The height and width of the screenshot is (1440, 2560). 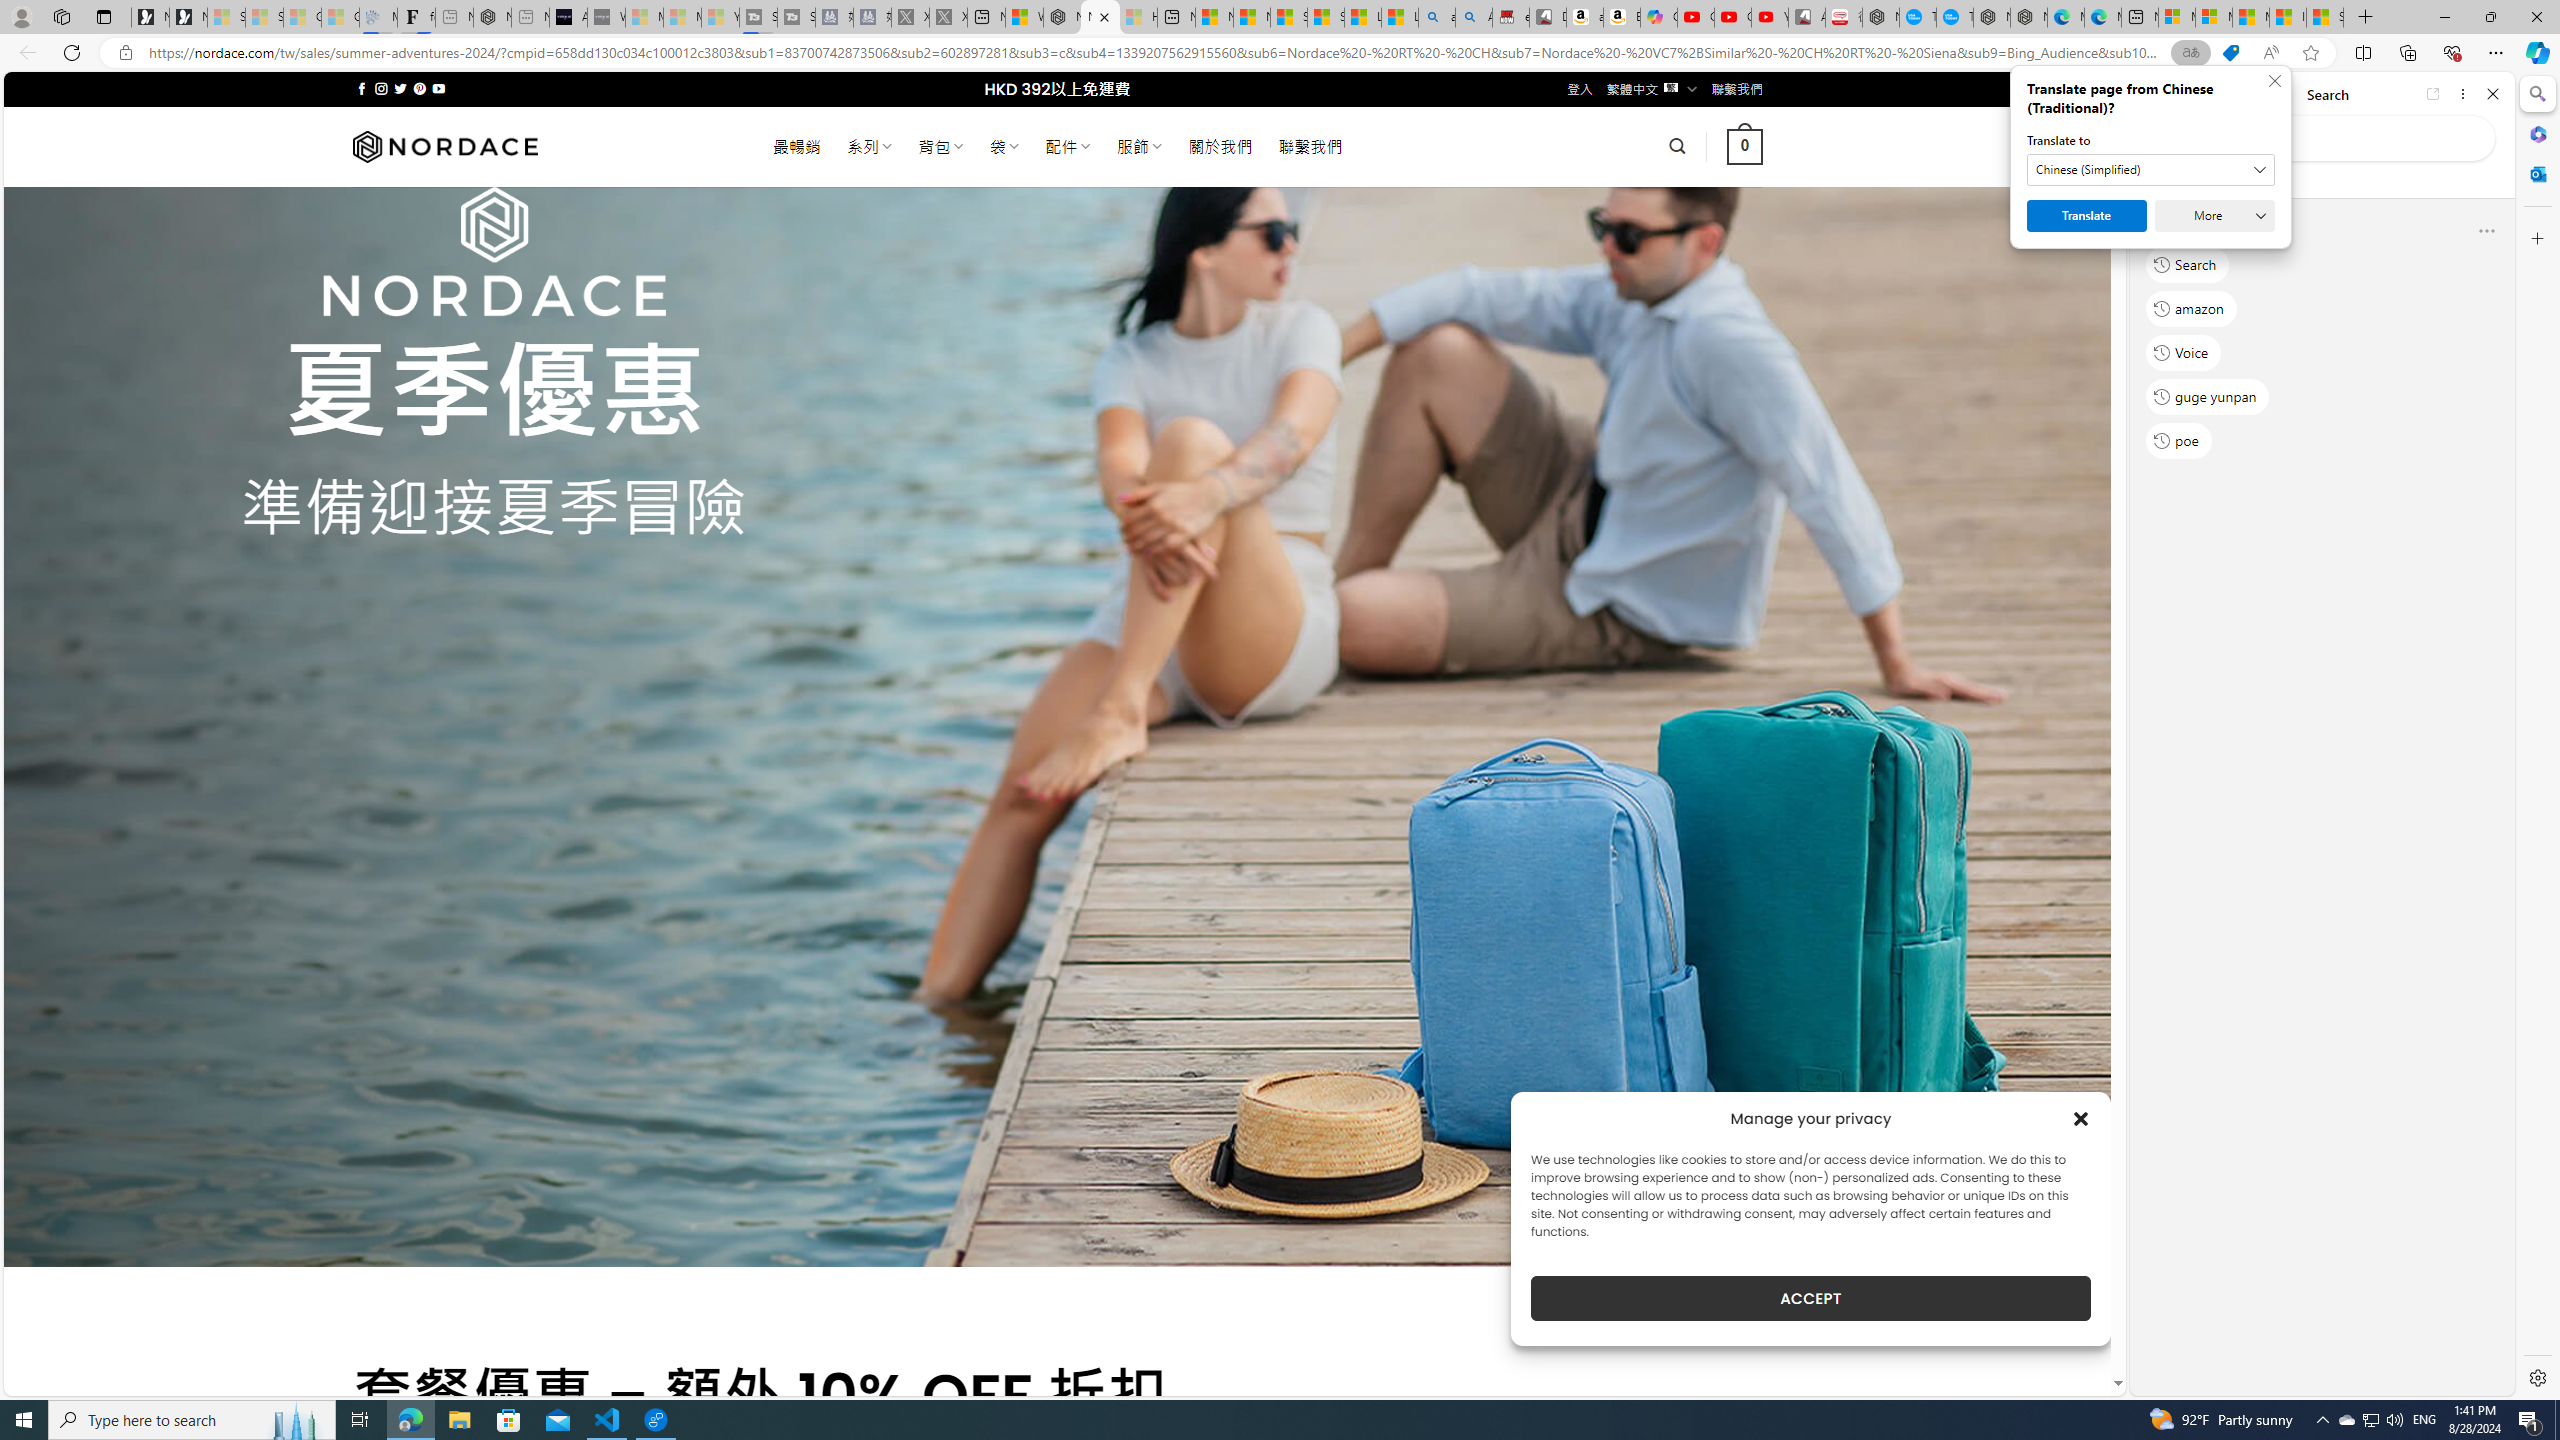 What do you see at coordinates (2537, 735) in the screenshot?
I see `'Side bar'` at bounding box center [2537, 735].